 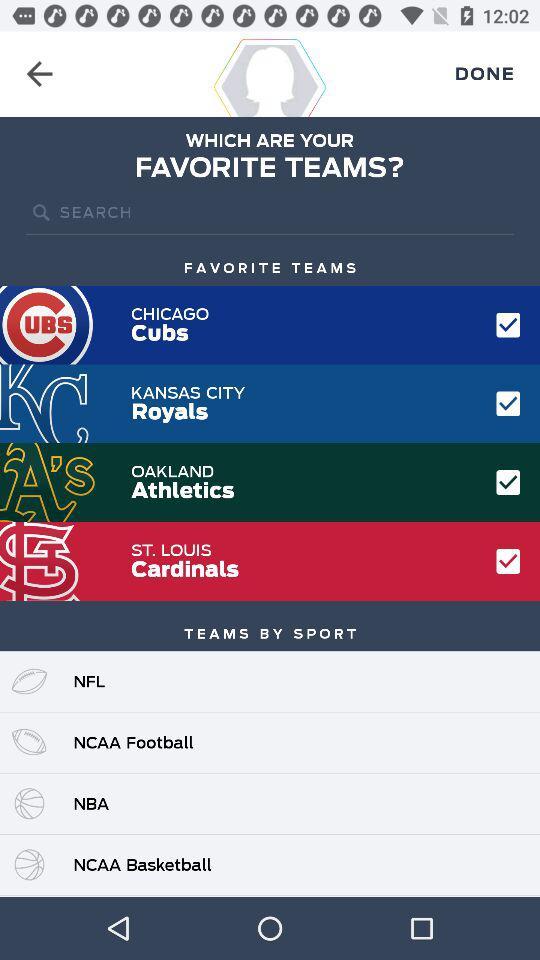 I want to click on the icon at the top left corner, so click(x=39, y=74).